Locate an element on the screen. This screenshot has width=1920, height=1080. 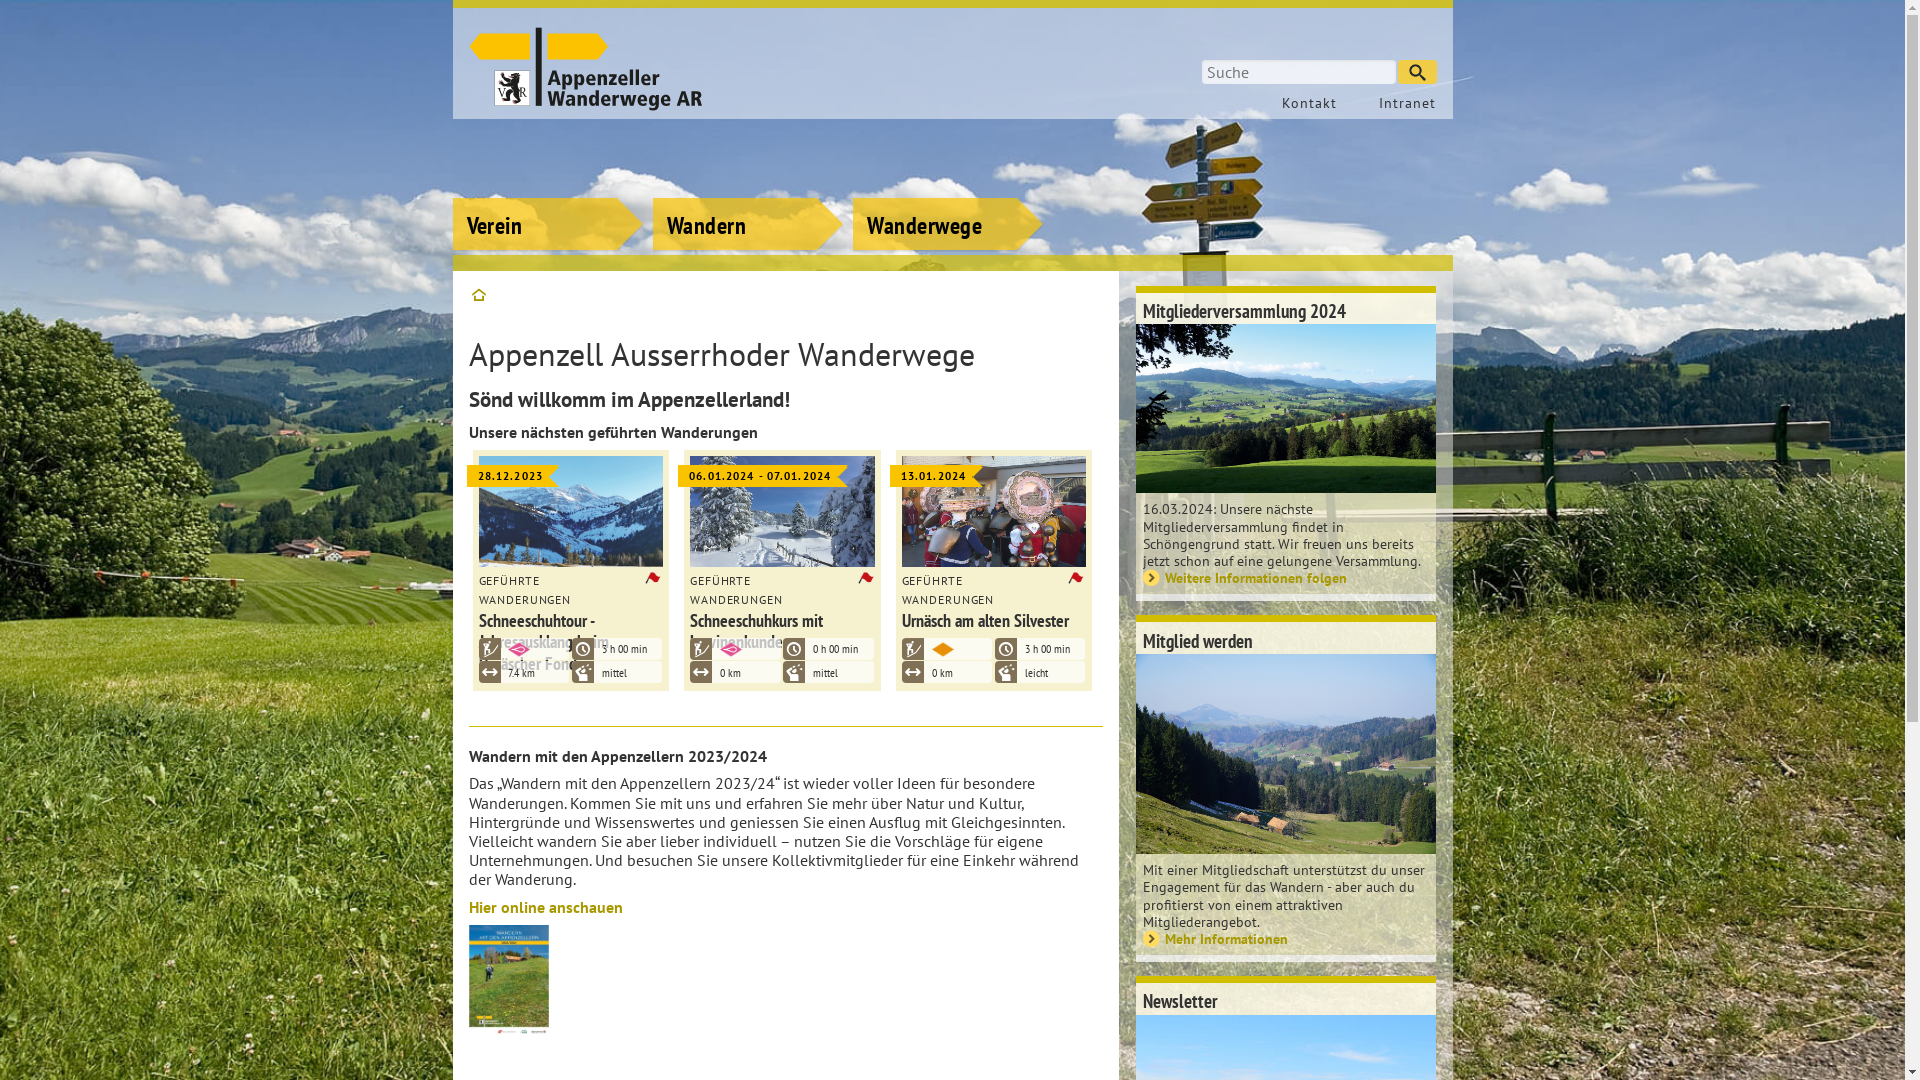
'Newsletter' is located at coordinates (1286, 999).